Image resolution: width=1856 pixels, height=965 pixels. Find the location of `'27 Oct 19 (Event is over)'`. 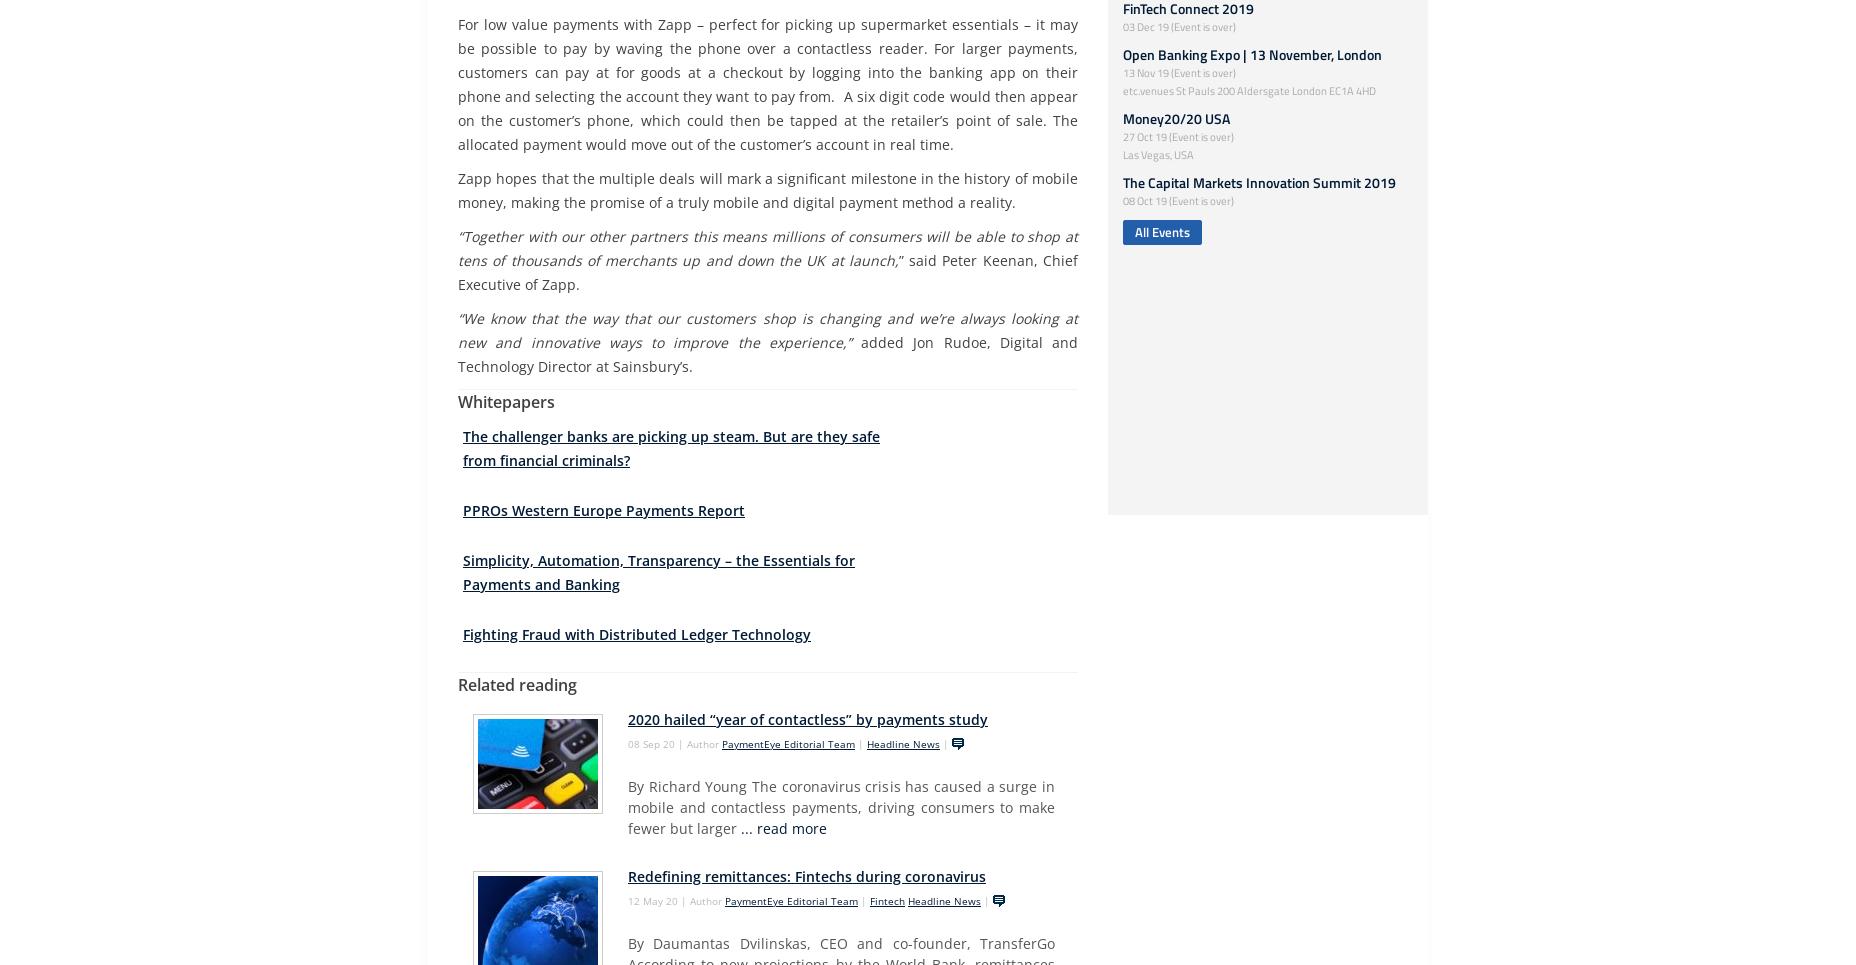

'27 Oct 19 (Event is over)' is located at coordinates (1177, 137).